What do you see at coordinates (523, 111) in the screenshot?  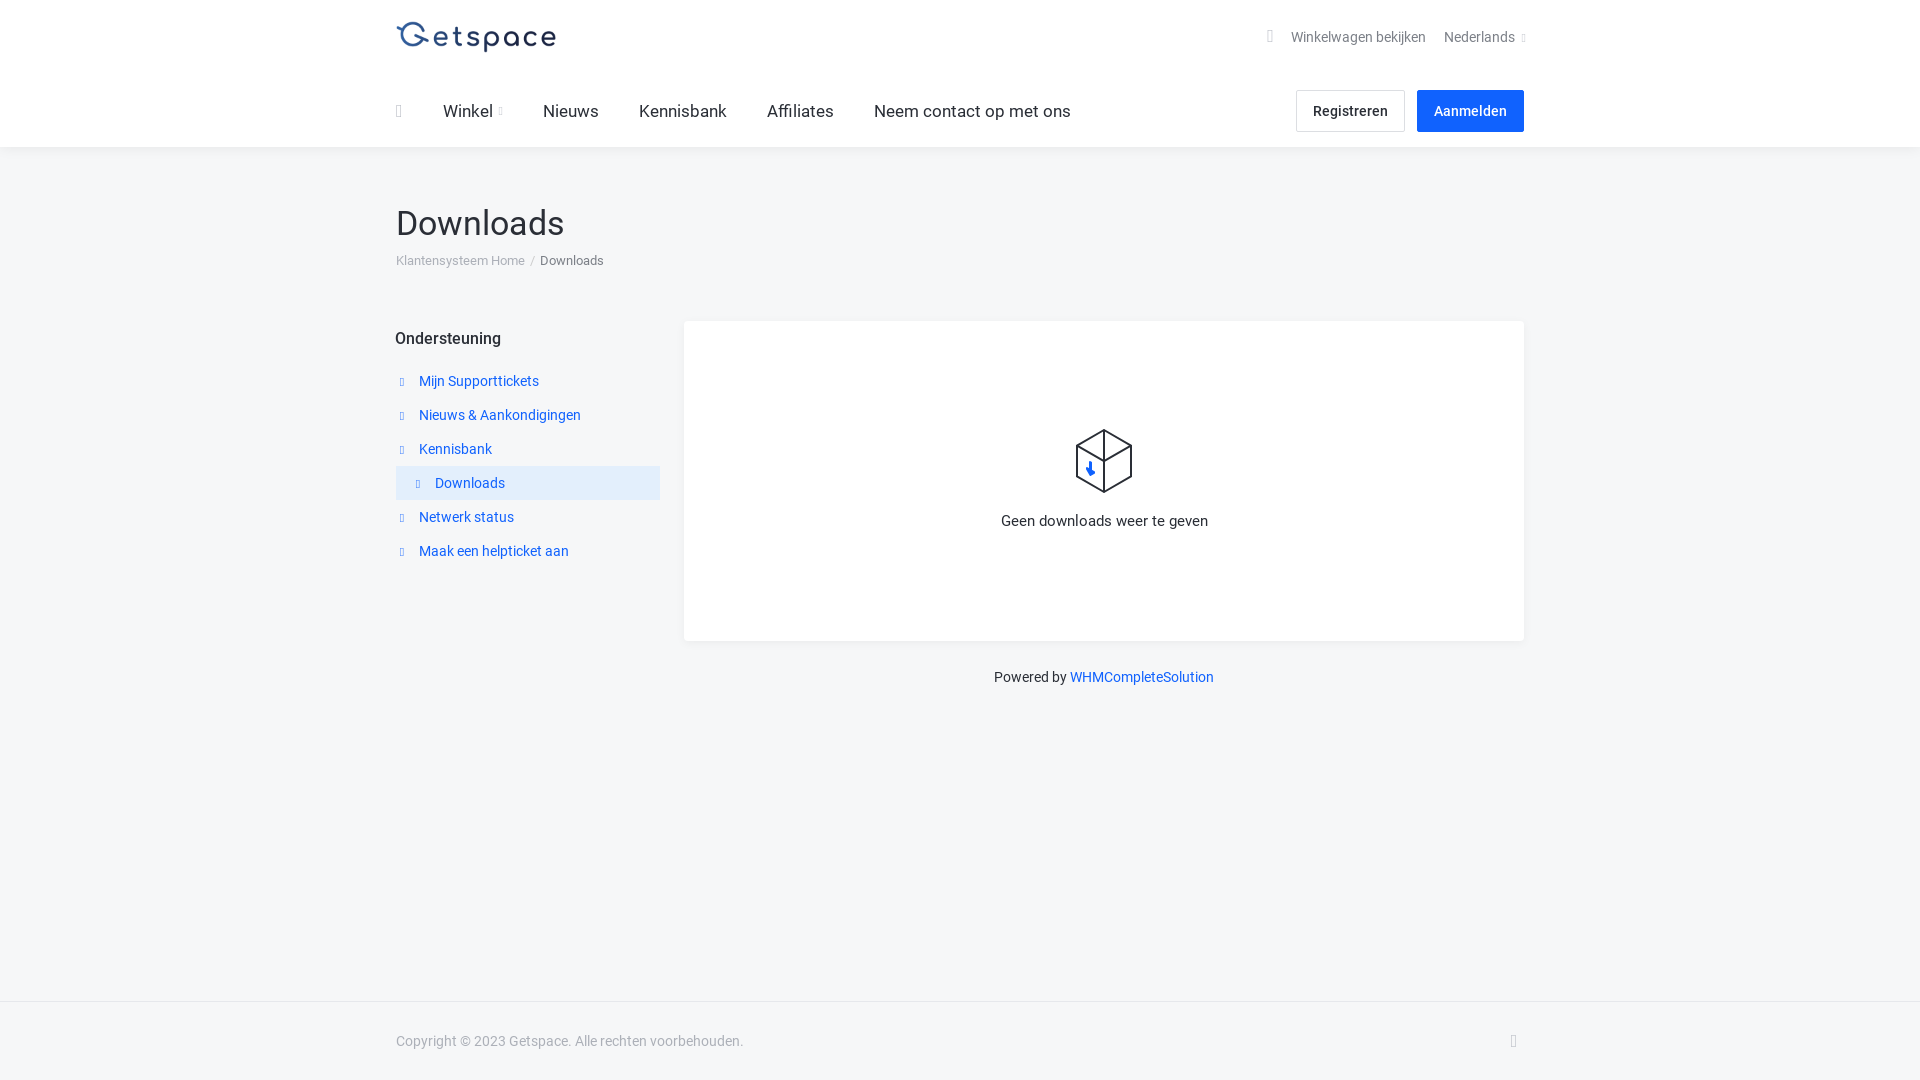 I see `'Nieuws'` at bounding box center [523, 111].